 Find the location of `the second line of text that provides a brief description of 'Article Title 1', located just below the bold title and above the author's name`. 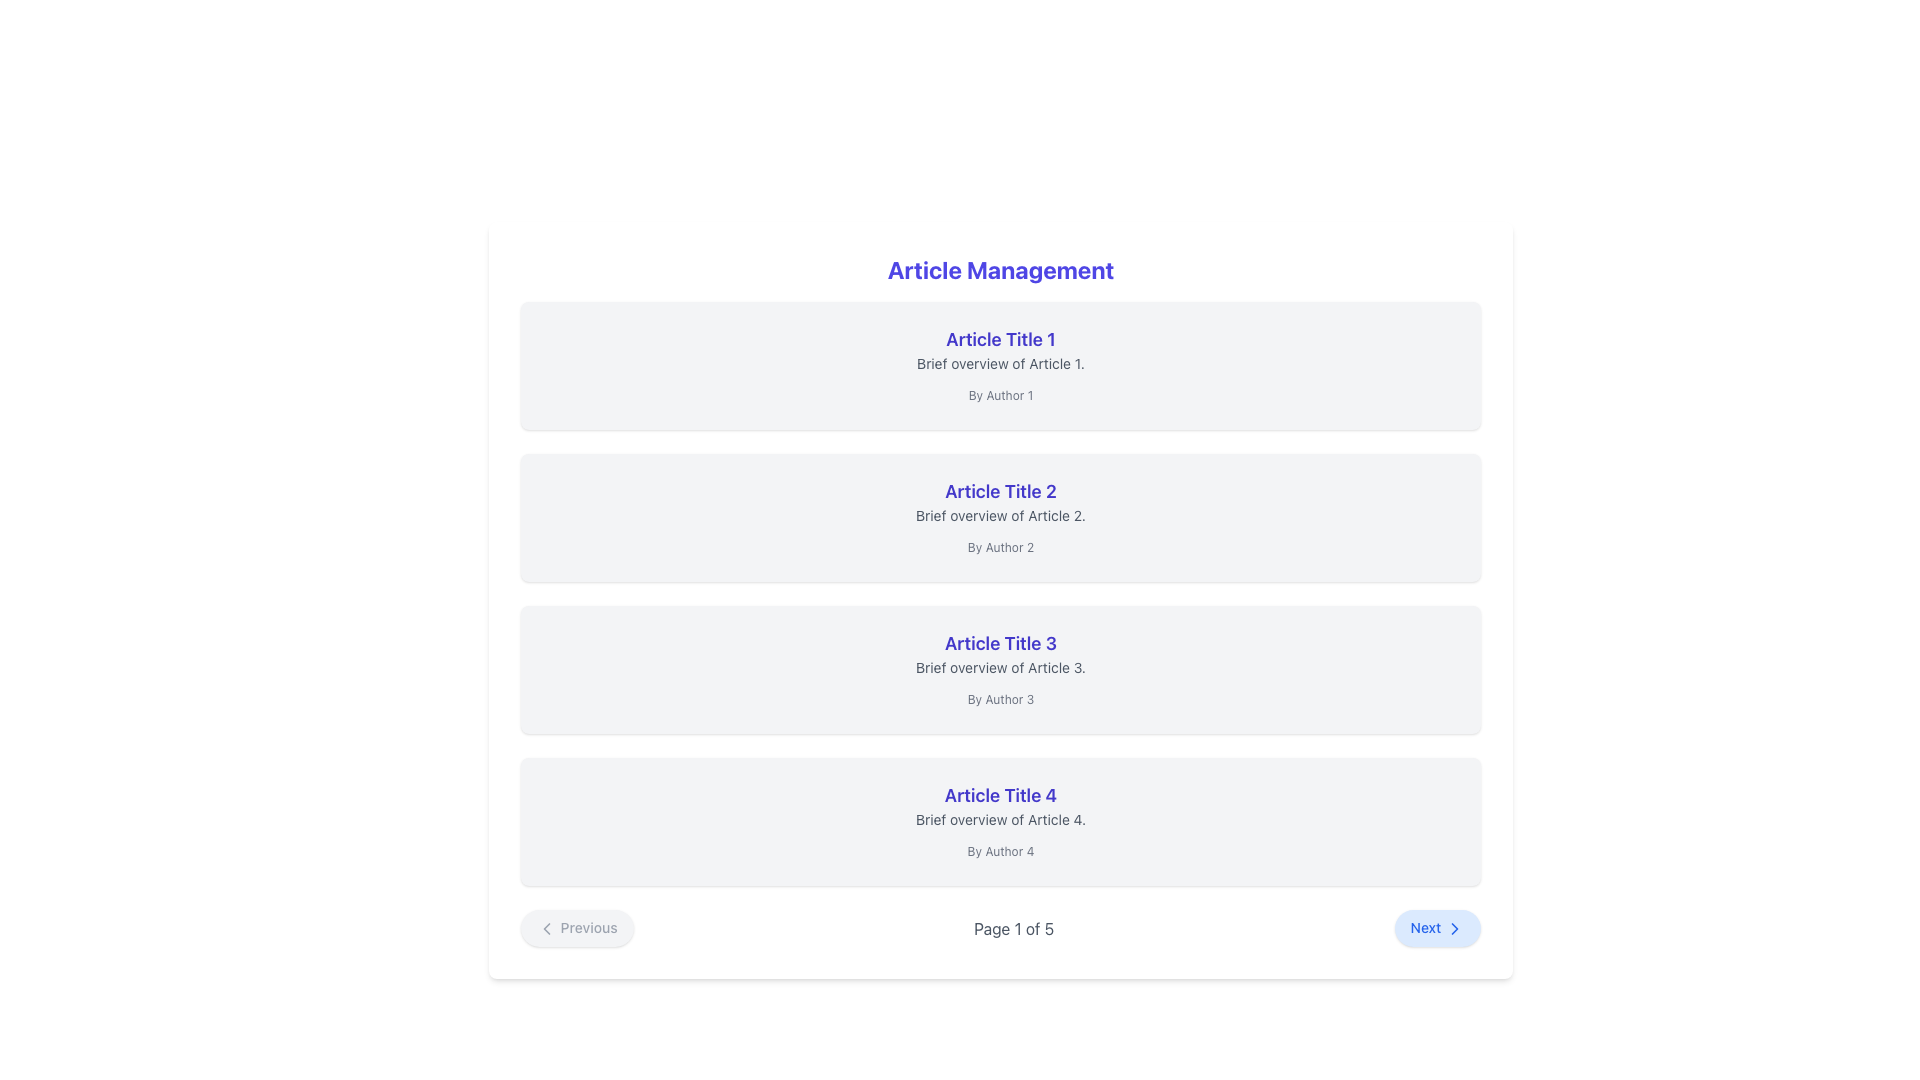

the second line of text that provides a brief description of 'Article Title 1', located just below the bold title and above the author's name is located at coordinates (1001, 363).